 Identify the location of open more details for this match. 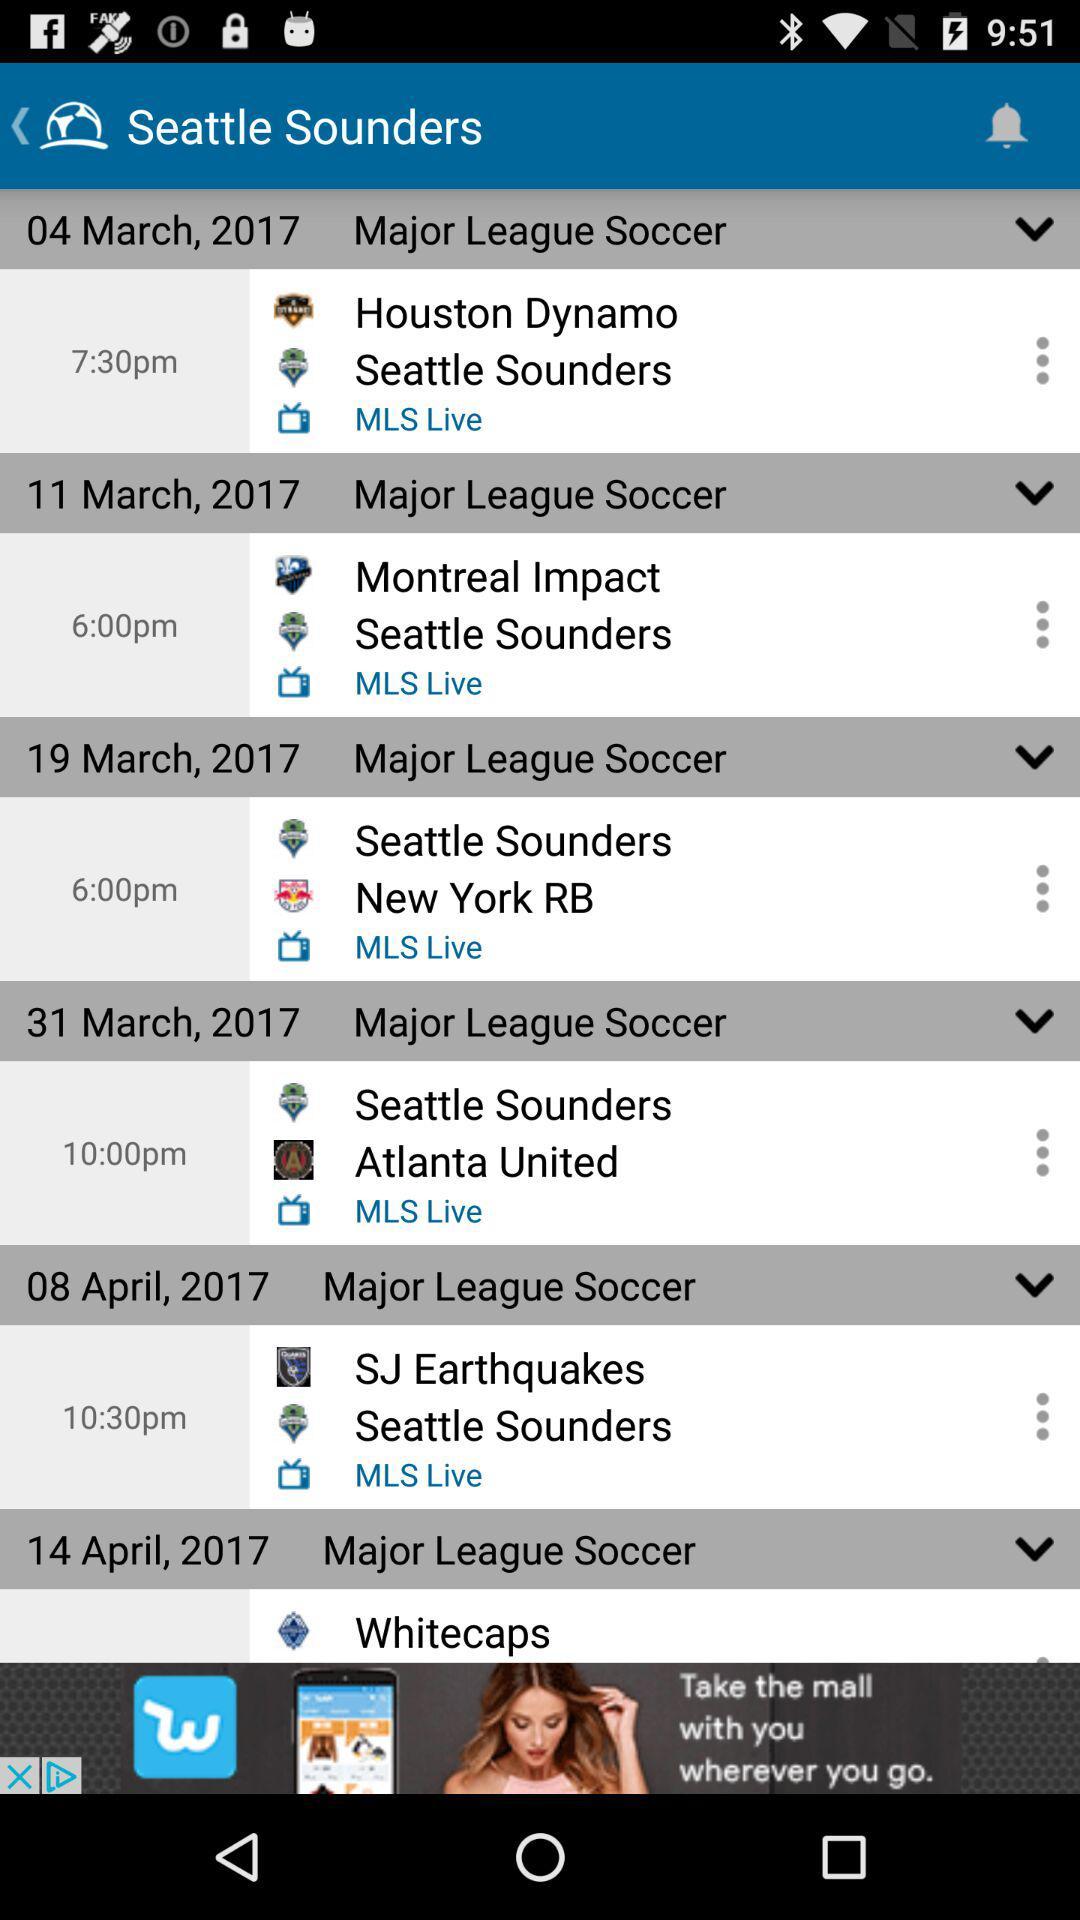
(1035, 360).